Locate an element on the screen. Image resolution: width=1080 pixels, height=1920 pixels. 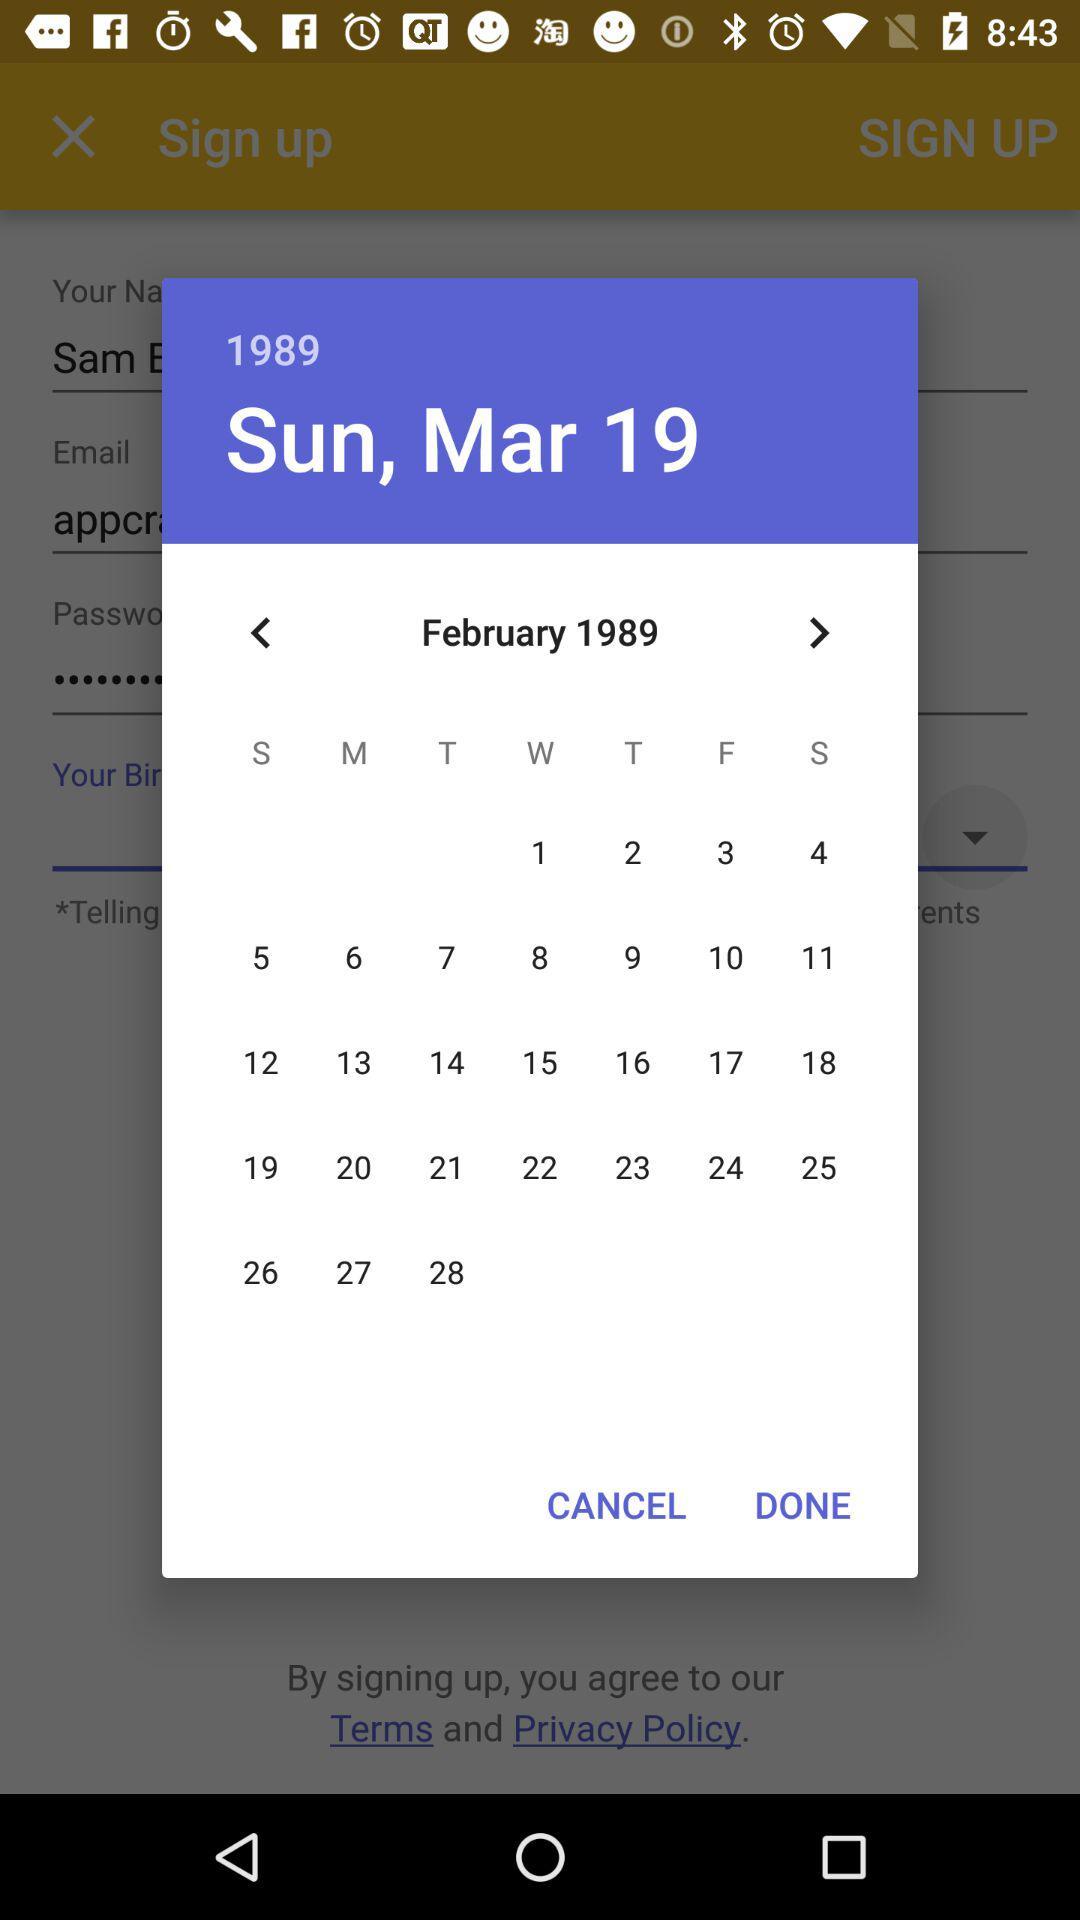
item above sun, mar 19 icon is located at coordinates (540, 327).